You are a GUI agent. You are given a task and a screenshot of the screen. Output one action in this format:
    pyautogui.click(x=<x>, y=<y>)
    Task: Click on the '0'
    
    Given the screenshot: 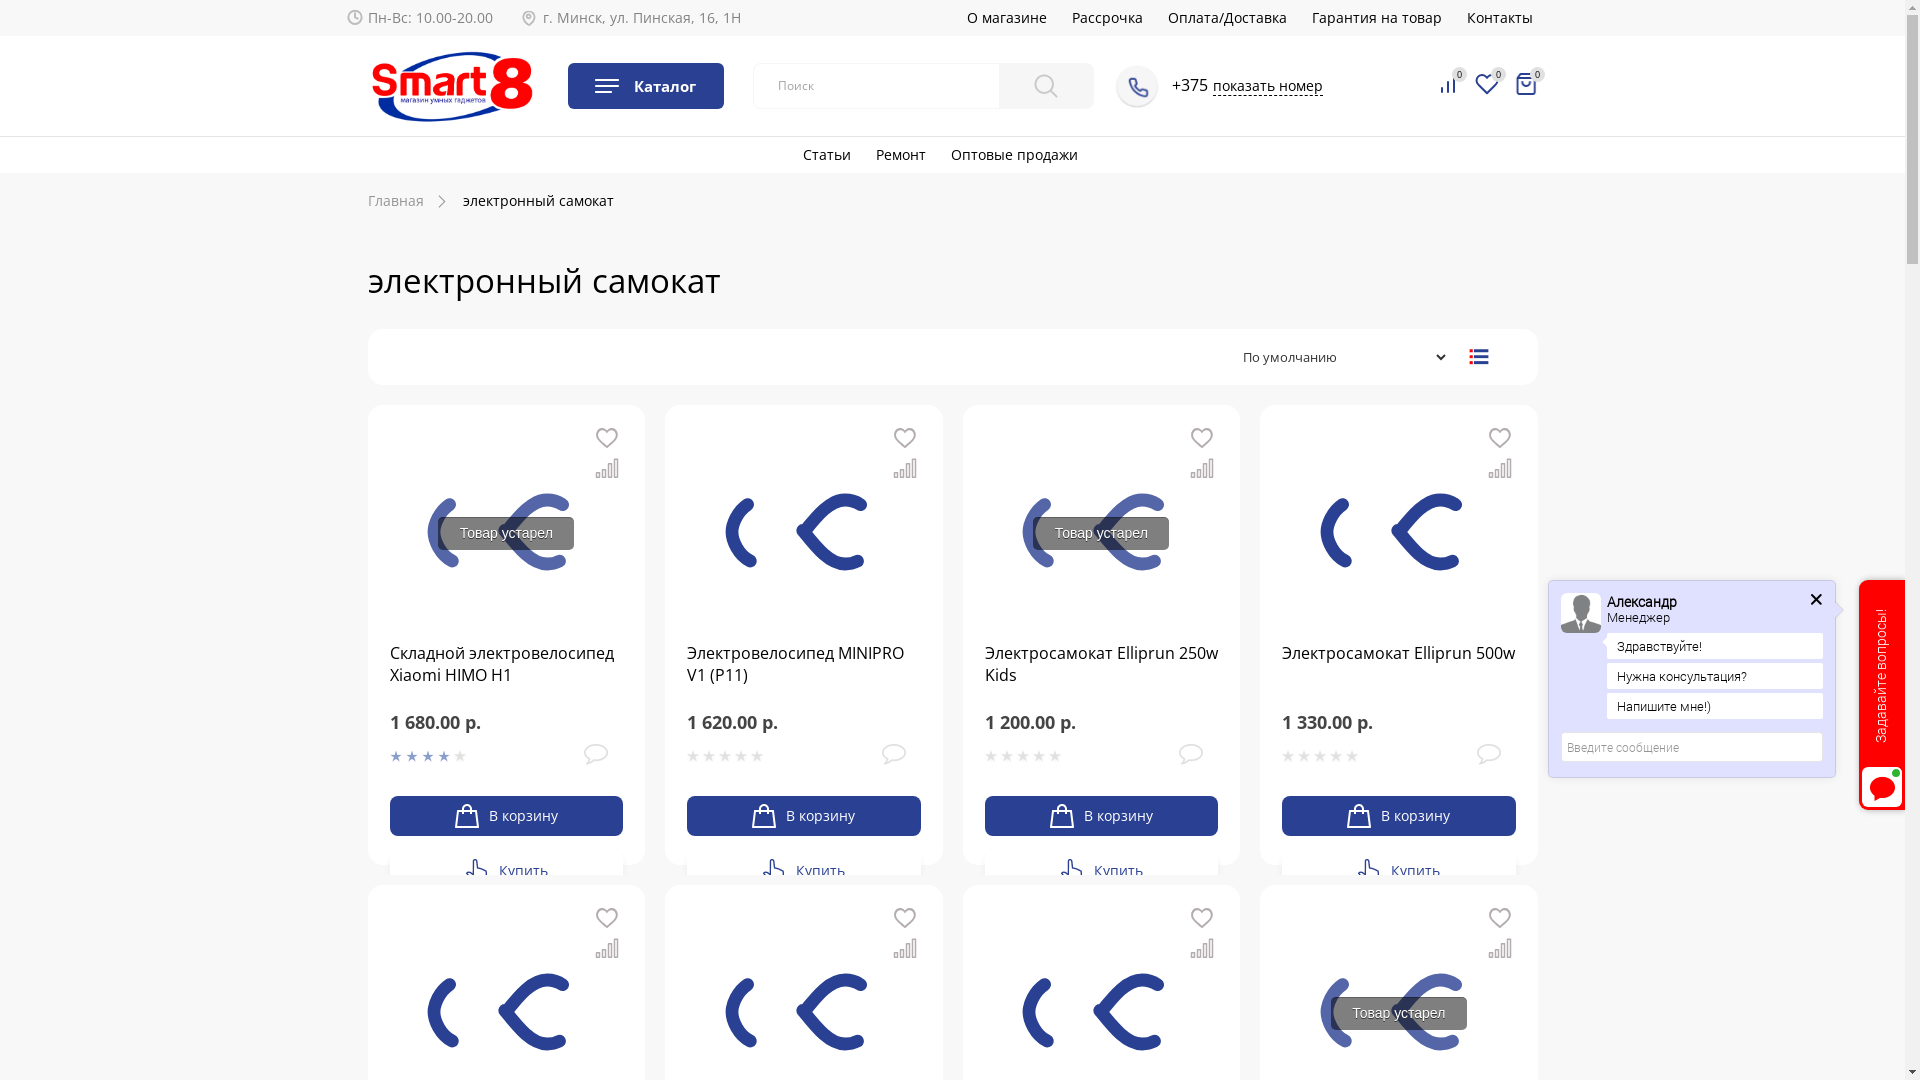 What is the action you would take?
    pyautogui.click(x=1486, y=84)
    